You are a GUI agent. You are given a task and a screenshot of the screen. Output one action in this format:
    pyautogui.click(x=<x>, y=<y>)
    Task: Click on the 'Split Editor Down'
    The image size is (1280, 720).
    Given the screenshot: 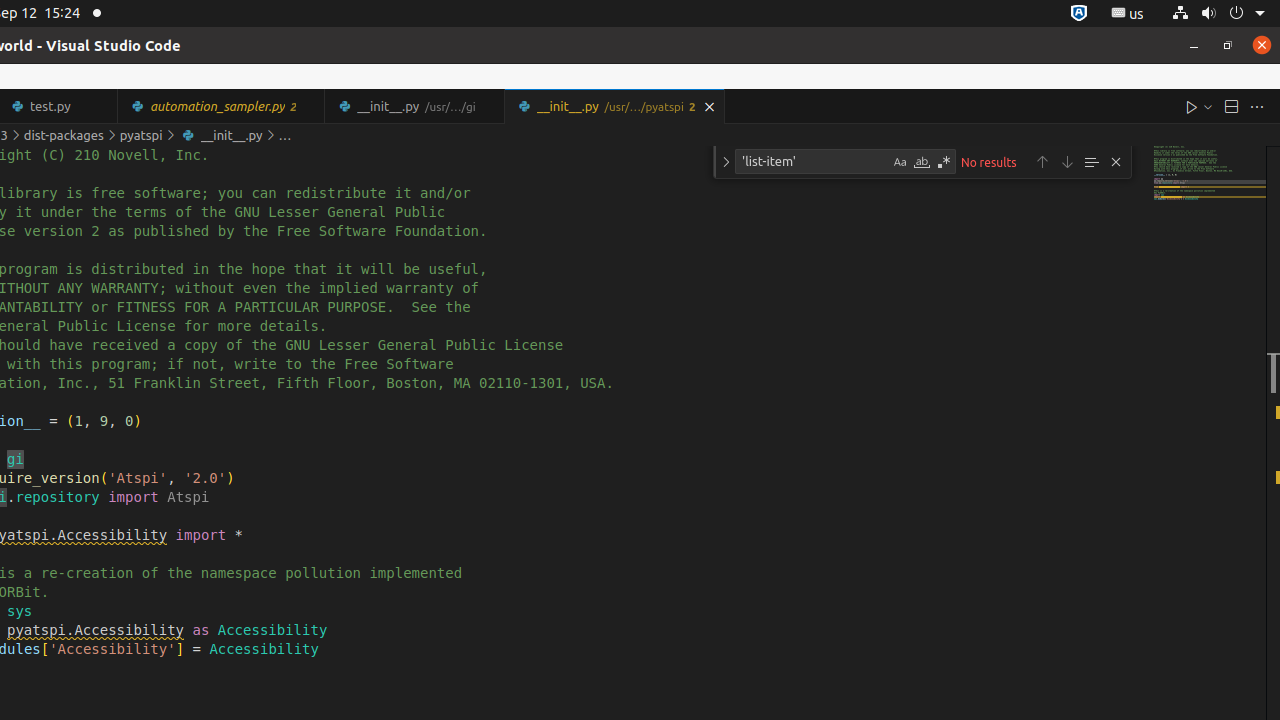 What is the action you would take?
    pyautogui.click(x=1229, y=106)
    